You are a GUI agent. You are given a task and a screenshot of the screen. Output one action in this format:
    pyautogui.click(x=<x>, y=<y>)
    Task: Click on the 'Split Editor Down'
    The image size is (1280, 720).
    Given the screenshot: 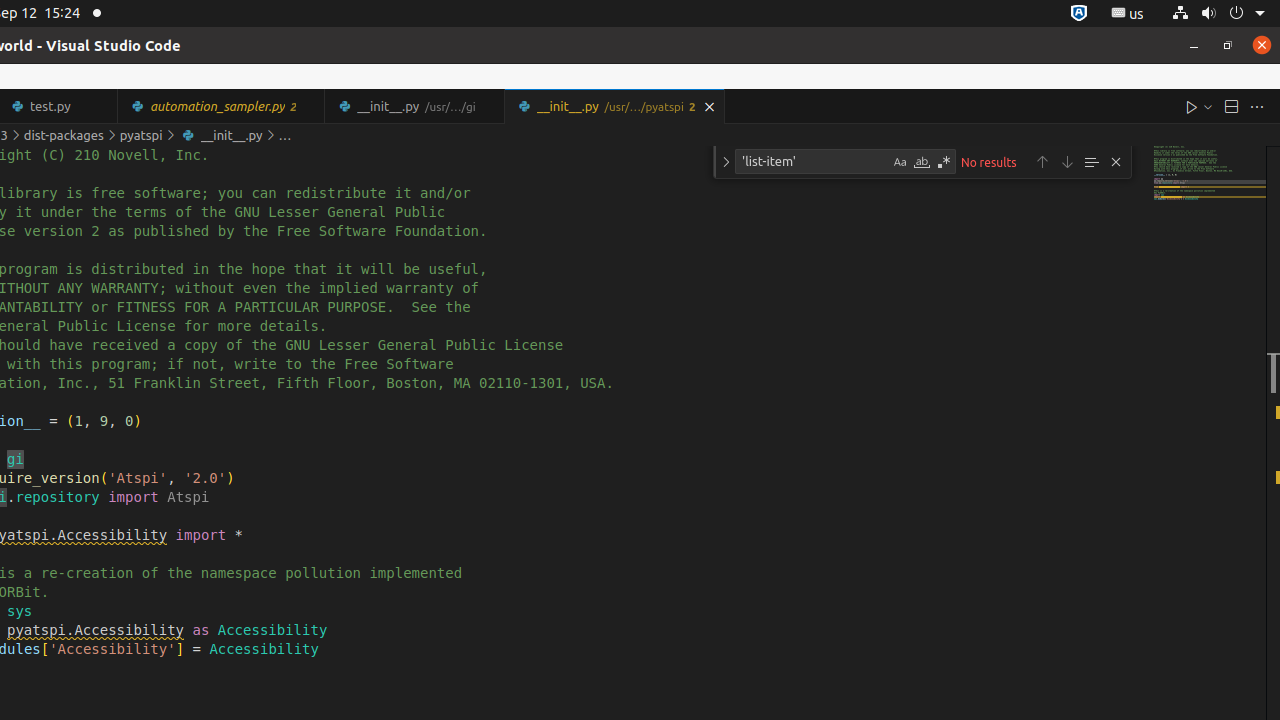 What is the action you would take?
    pyautogui.click(x=1229, y=106)
    